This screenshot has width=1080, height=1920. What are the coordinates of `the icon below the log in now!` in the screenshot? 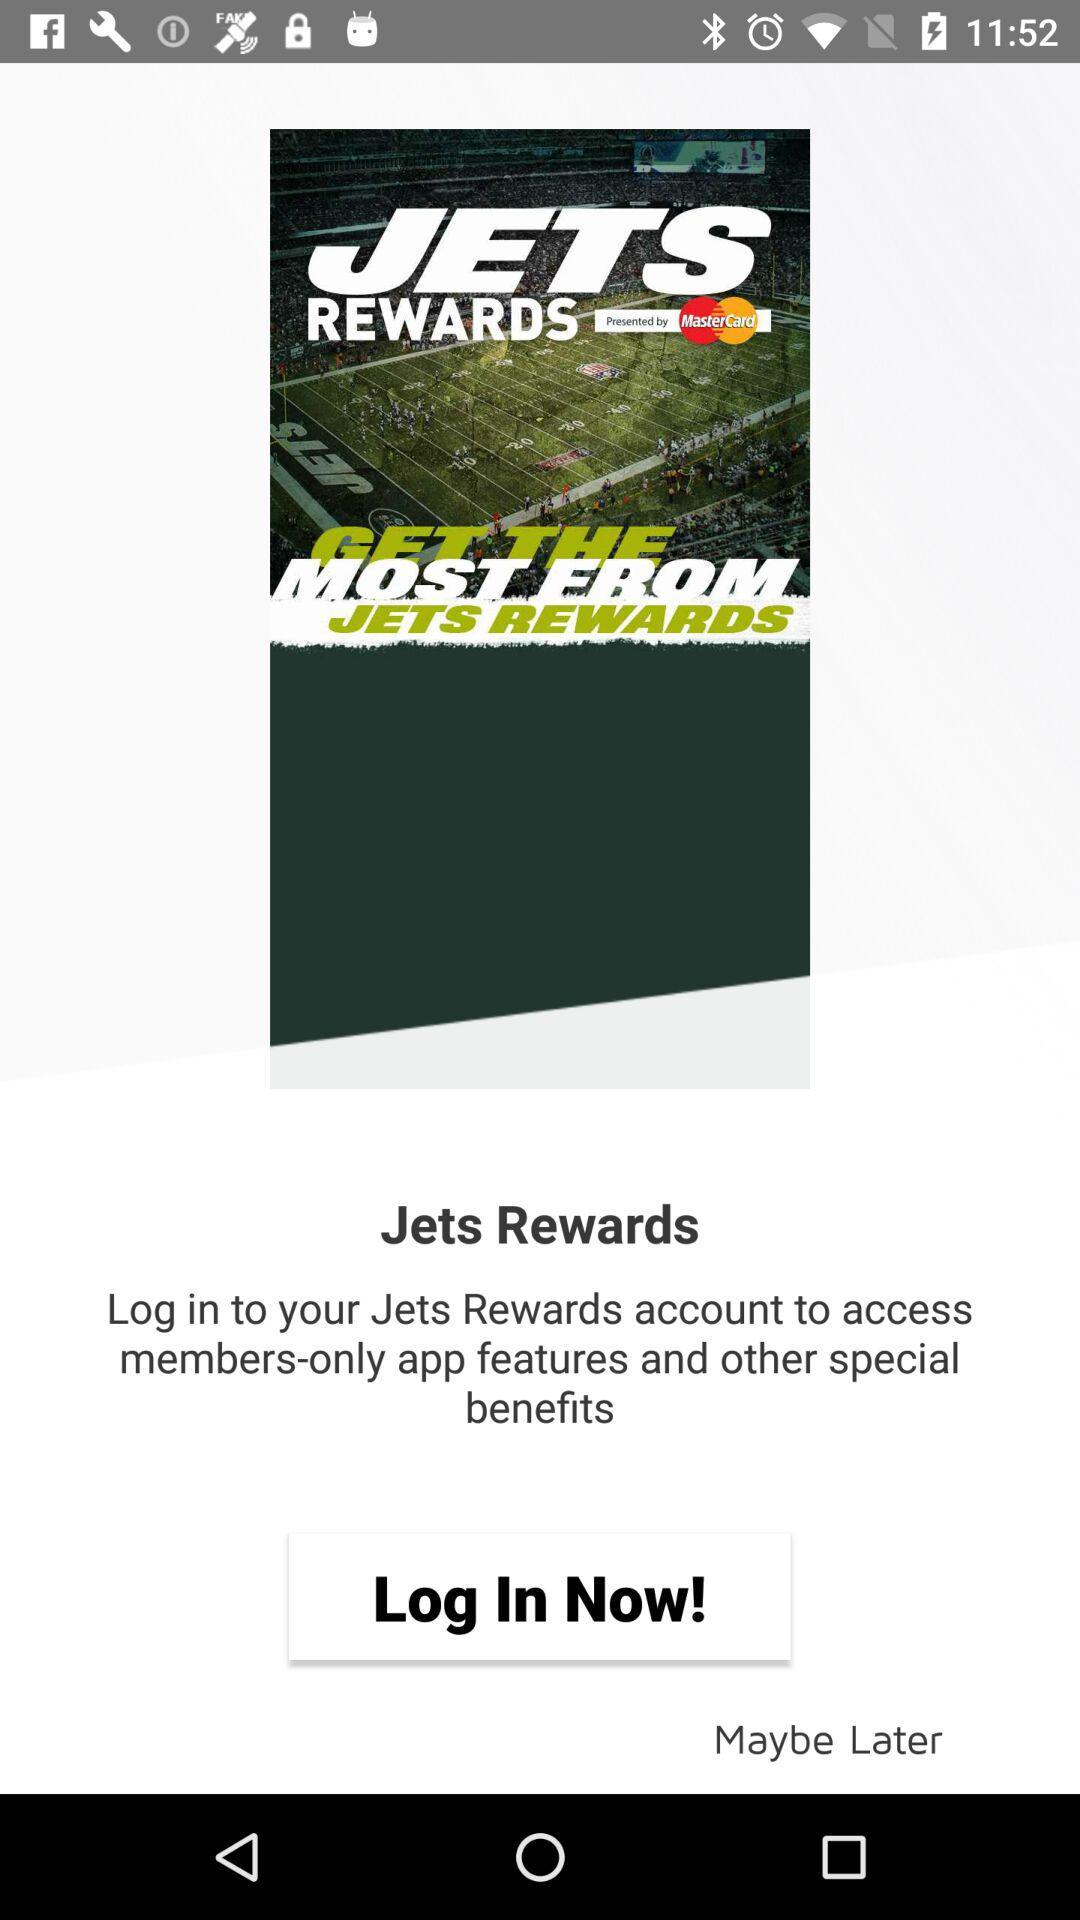 It's located at (828, 1736).